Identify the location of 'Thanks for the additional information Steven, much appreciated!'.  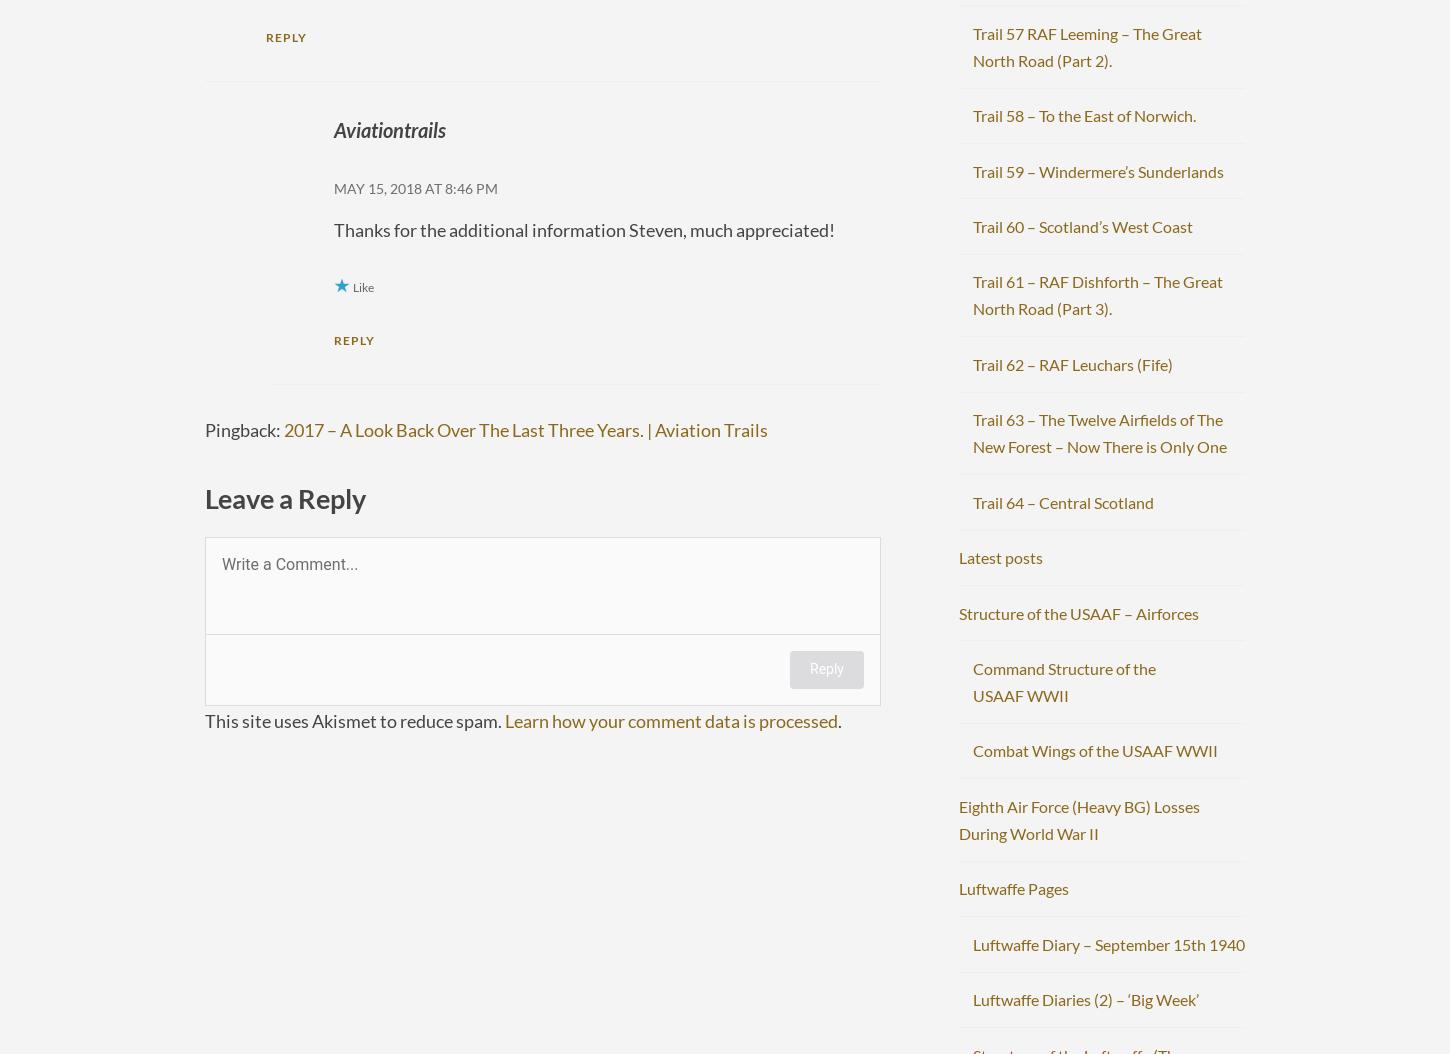
(583, 229).